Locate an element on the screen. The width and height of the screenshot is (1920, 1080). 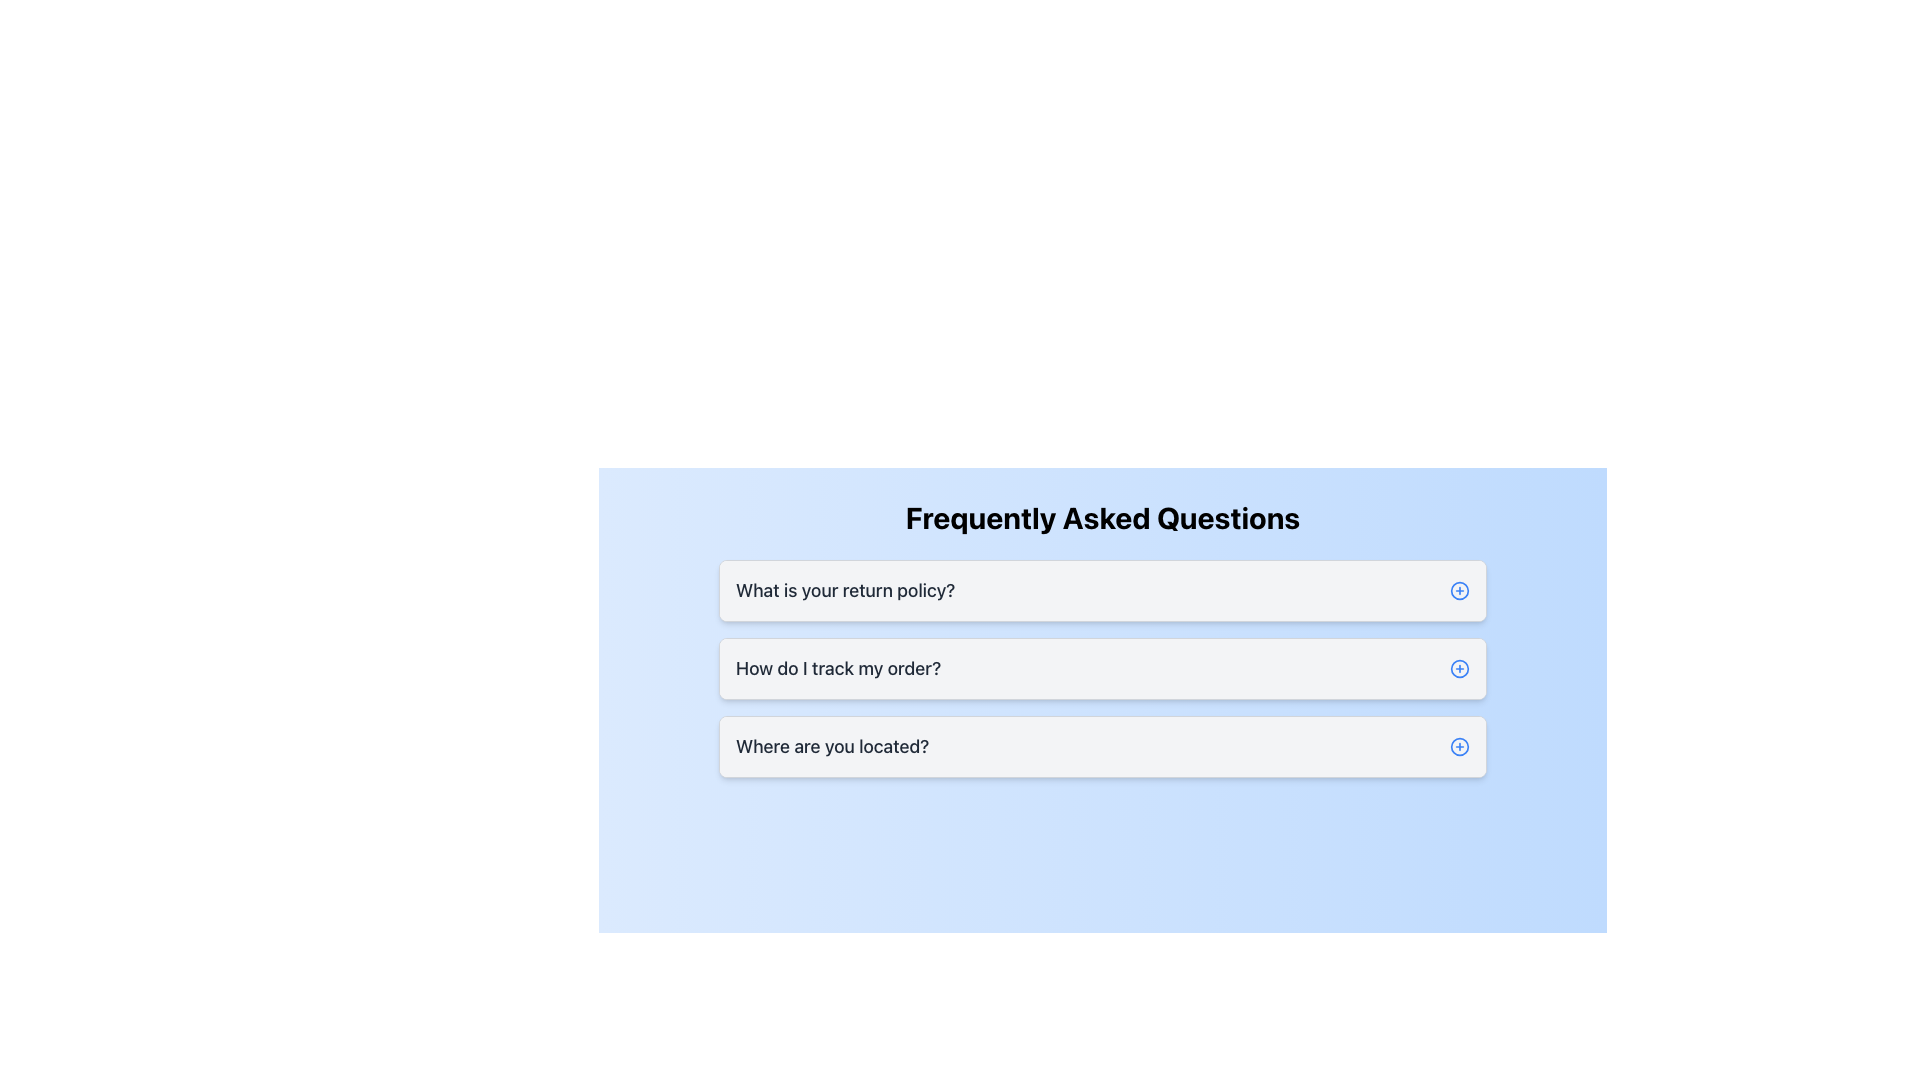
the circular icon button with a blue outline and a '+' symbol, located to the right of the menu item labeled 'Where are you located?' is located at coordinates (1459, 747).